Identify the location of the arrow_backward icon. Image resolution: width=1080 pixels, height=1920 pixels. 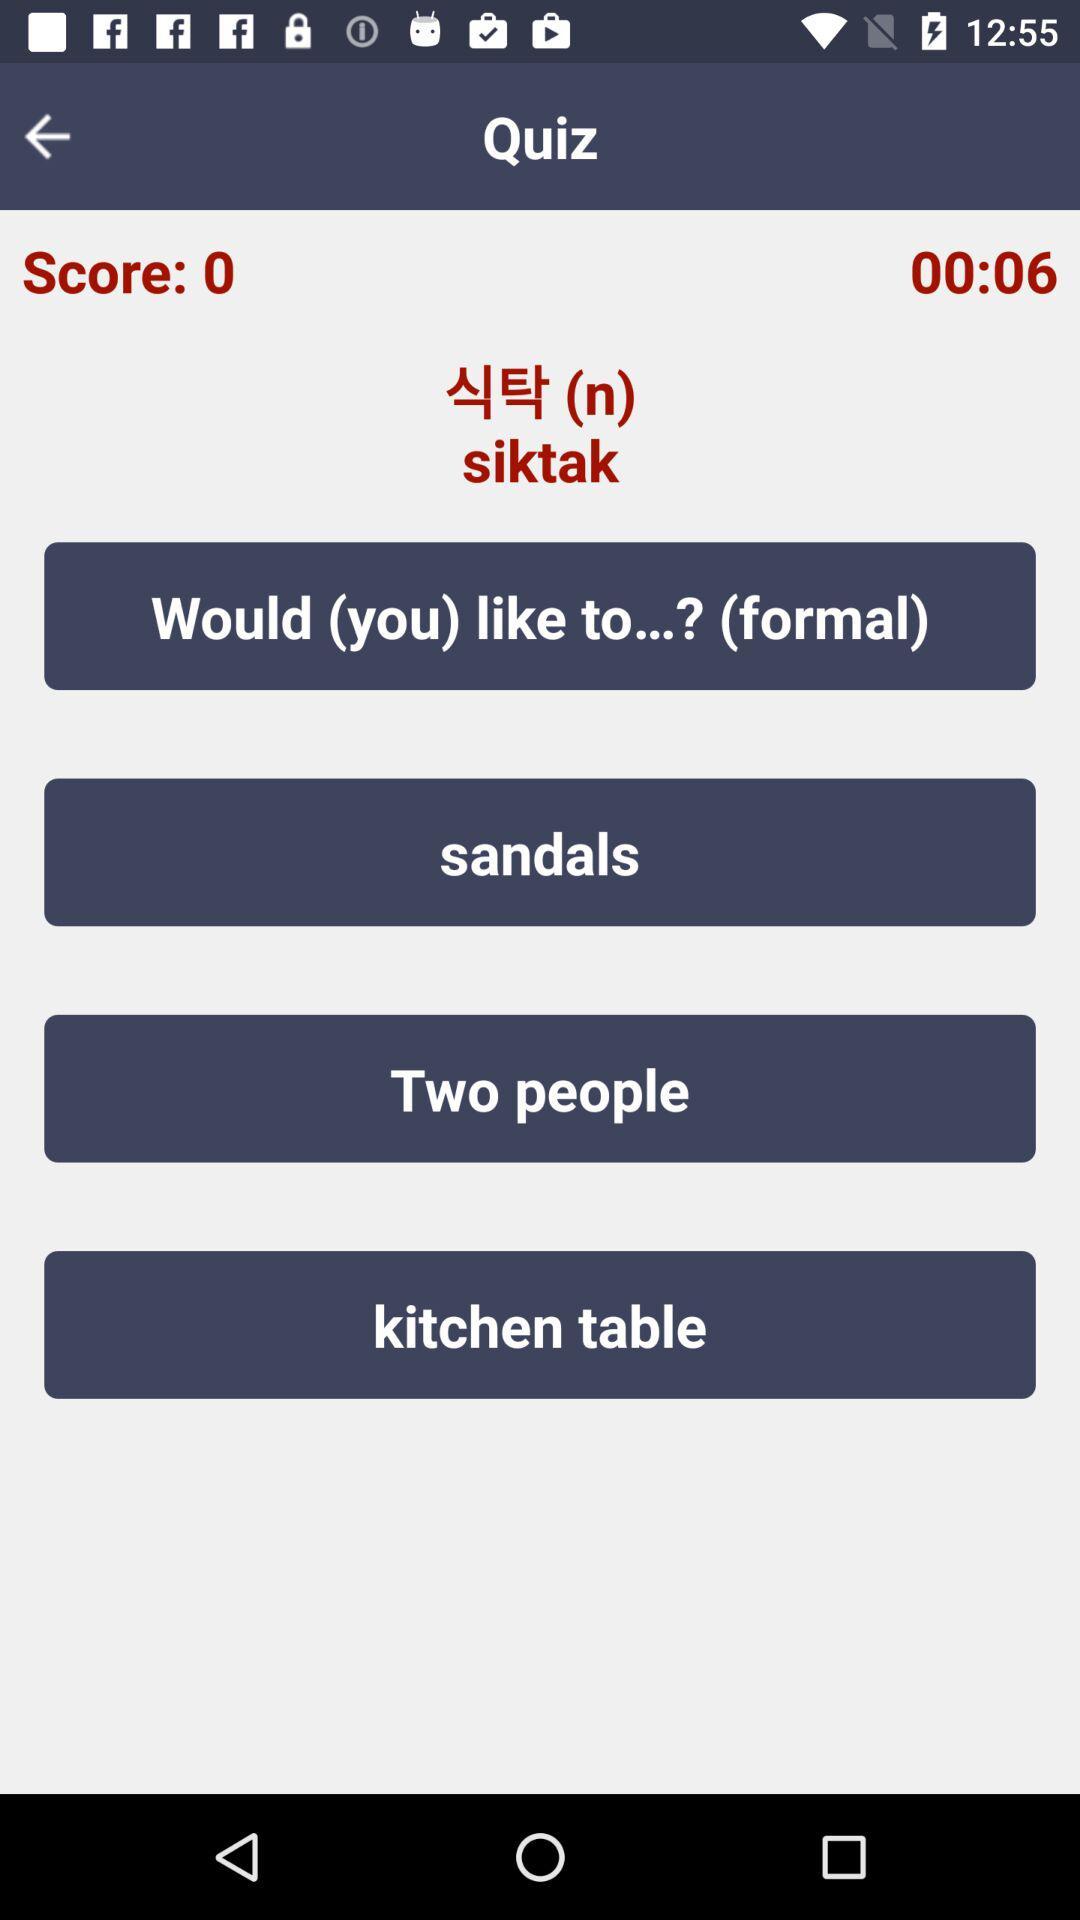
(59, 135).